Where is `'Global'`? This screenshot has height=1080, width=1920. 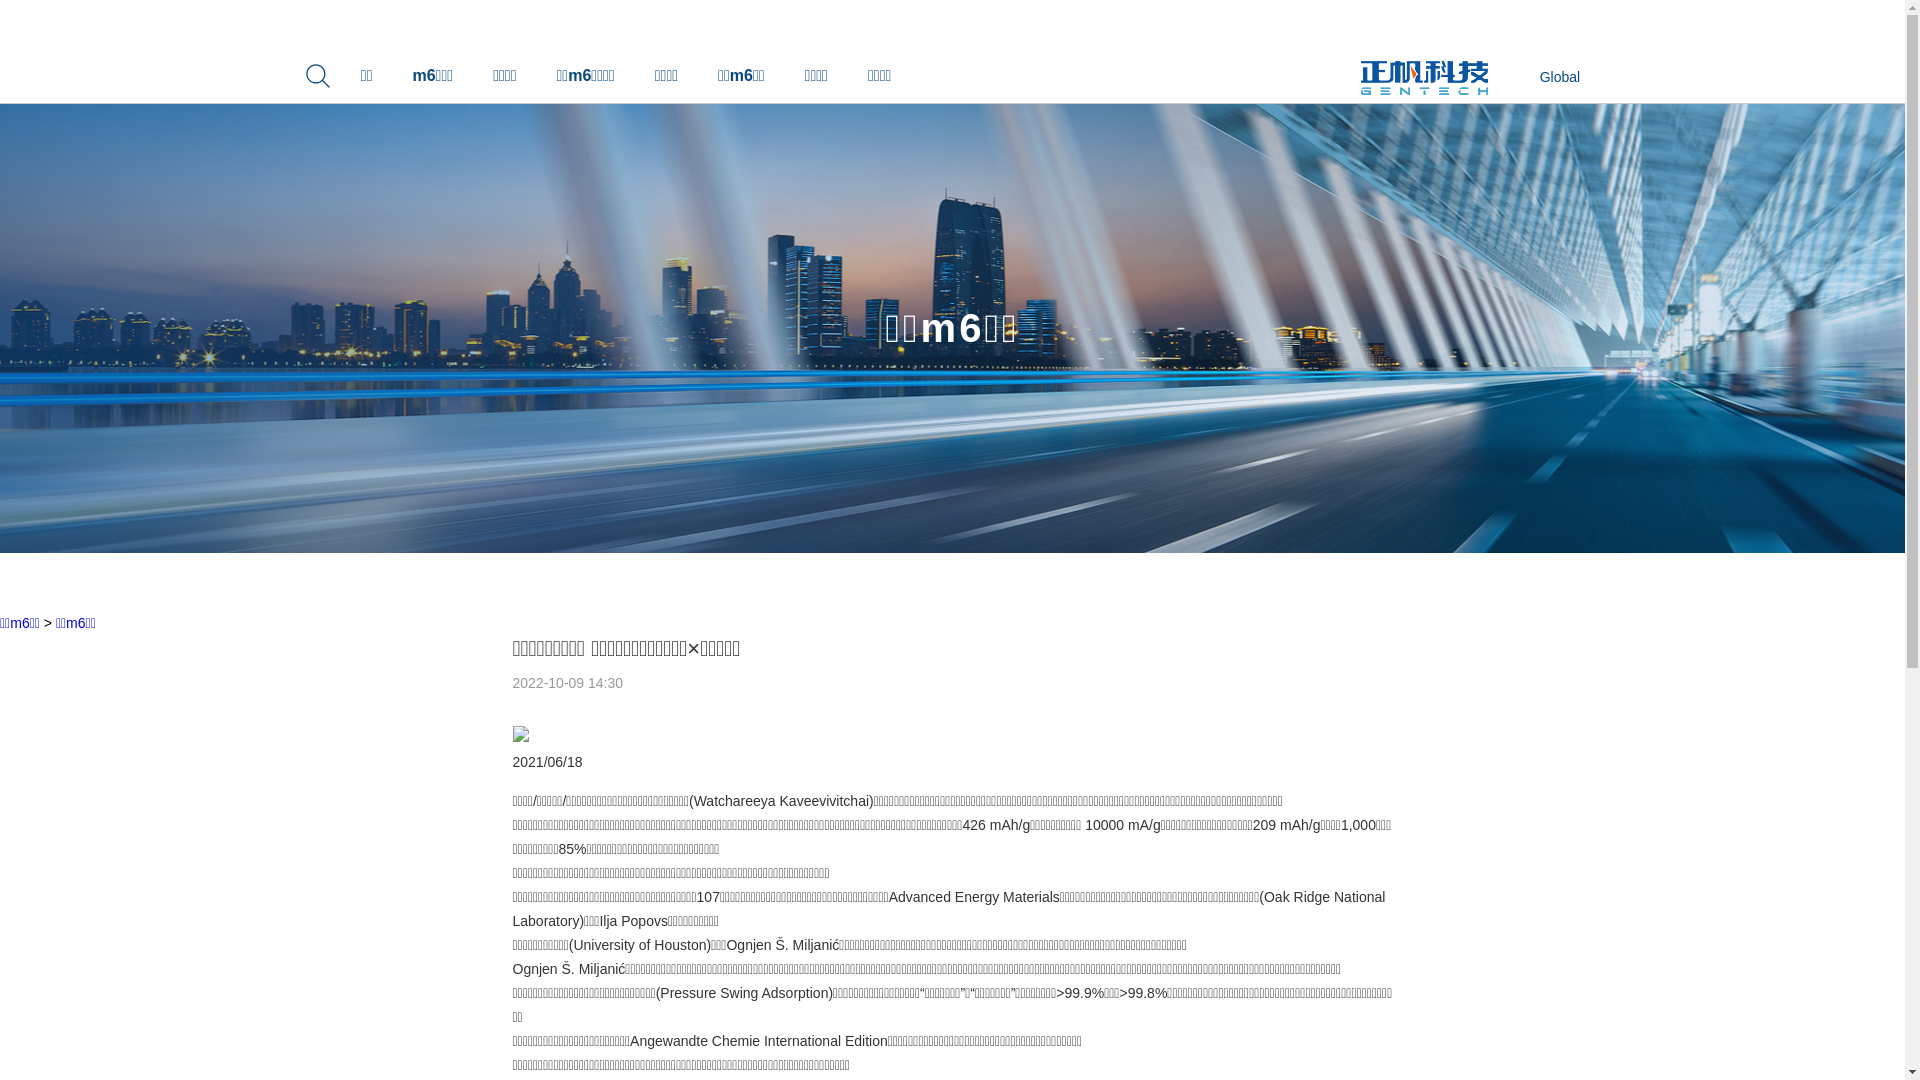 'Global' is located at coordinates (1554, 76).